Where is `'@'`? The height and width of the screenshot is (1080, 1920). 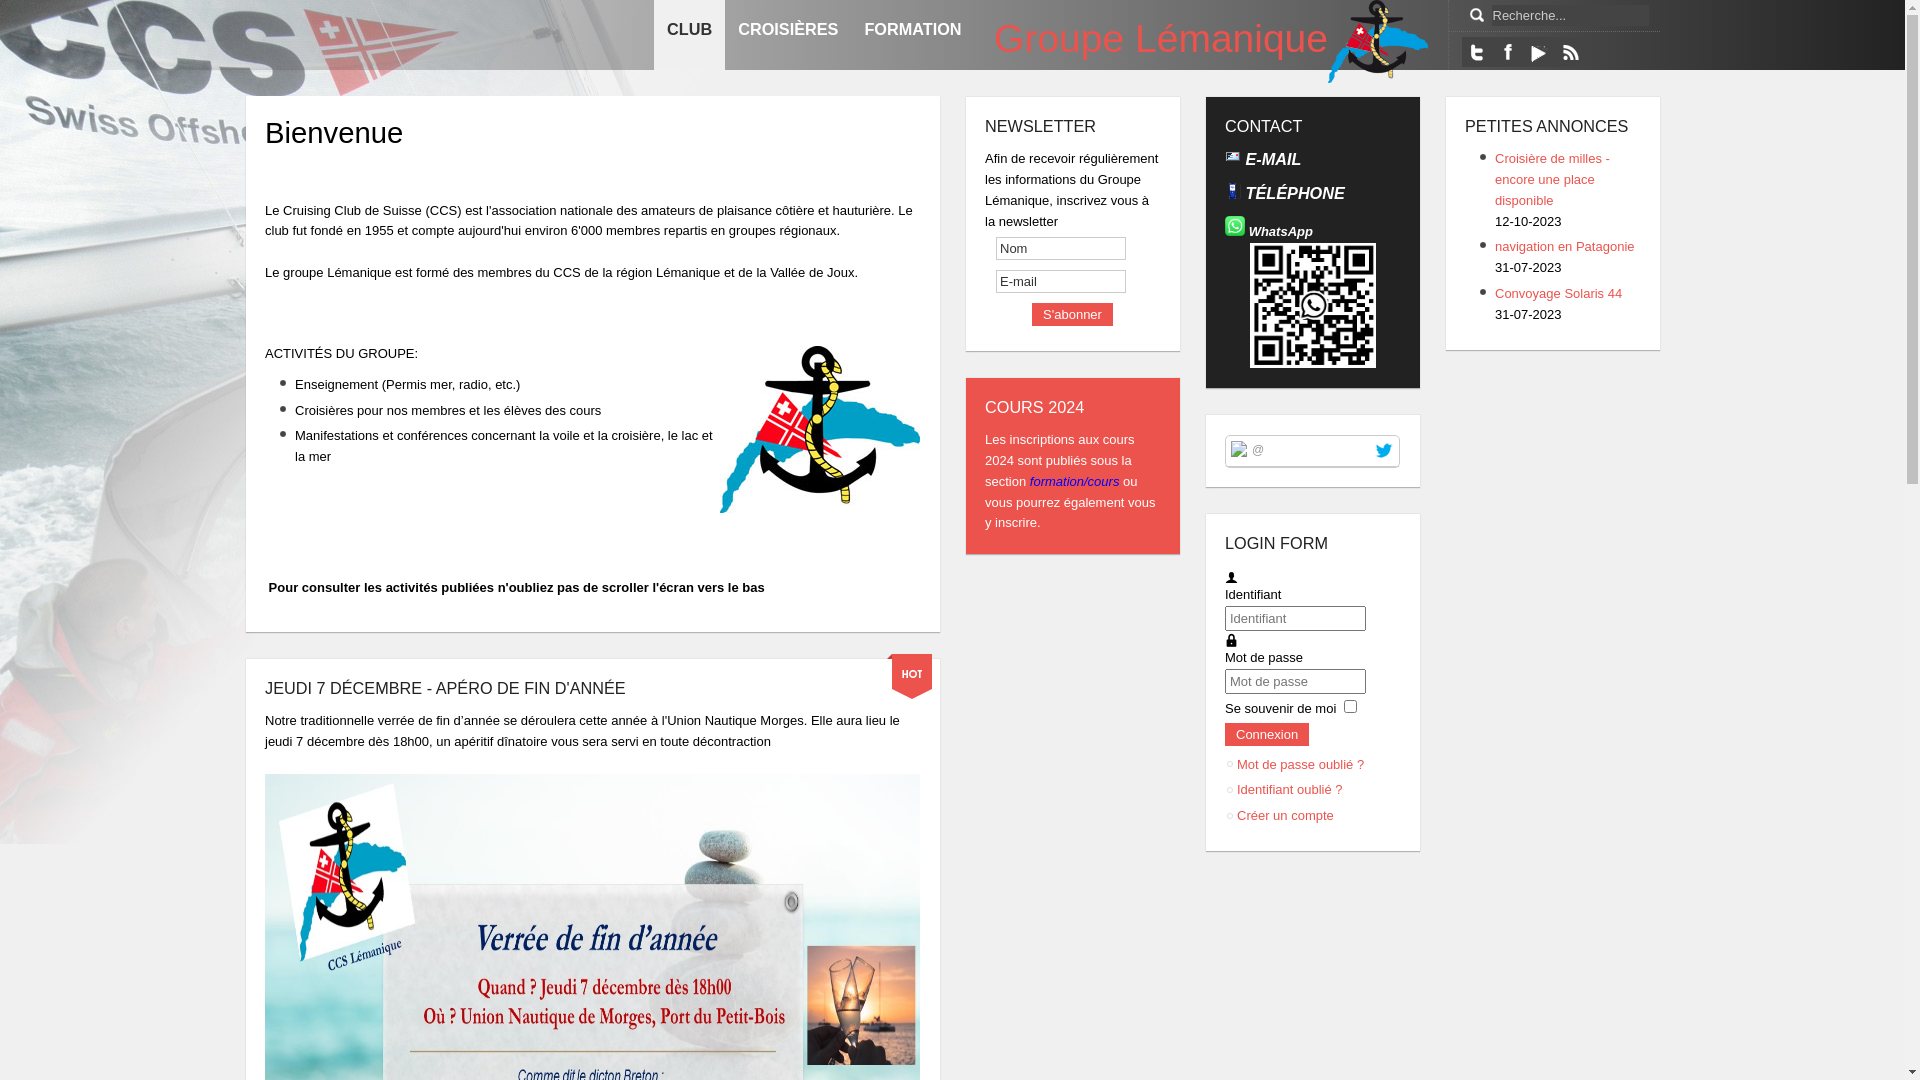
'@' is located at coordinates (1256, 447).